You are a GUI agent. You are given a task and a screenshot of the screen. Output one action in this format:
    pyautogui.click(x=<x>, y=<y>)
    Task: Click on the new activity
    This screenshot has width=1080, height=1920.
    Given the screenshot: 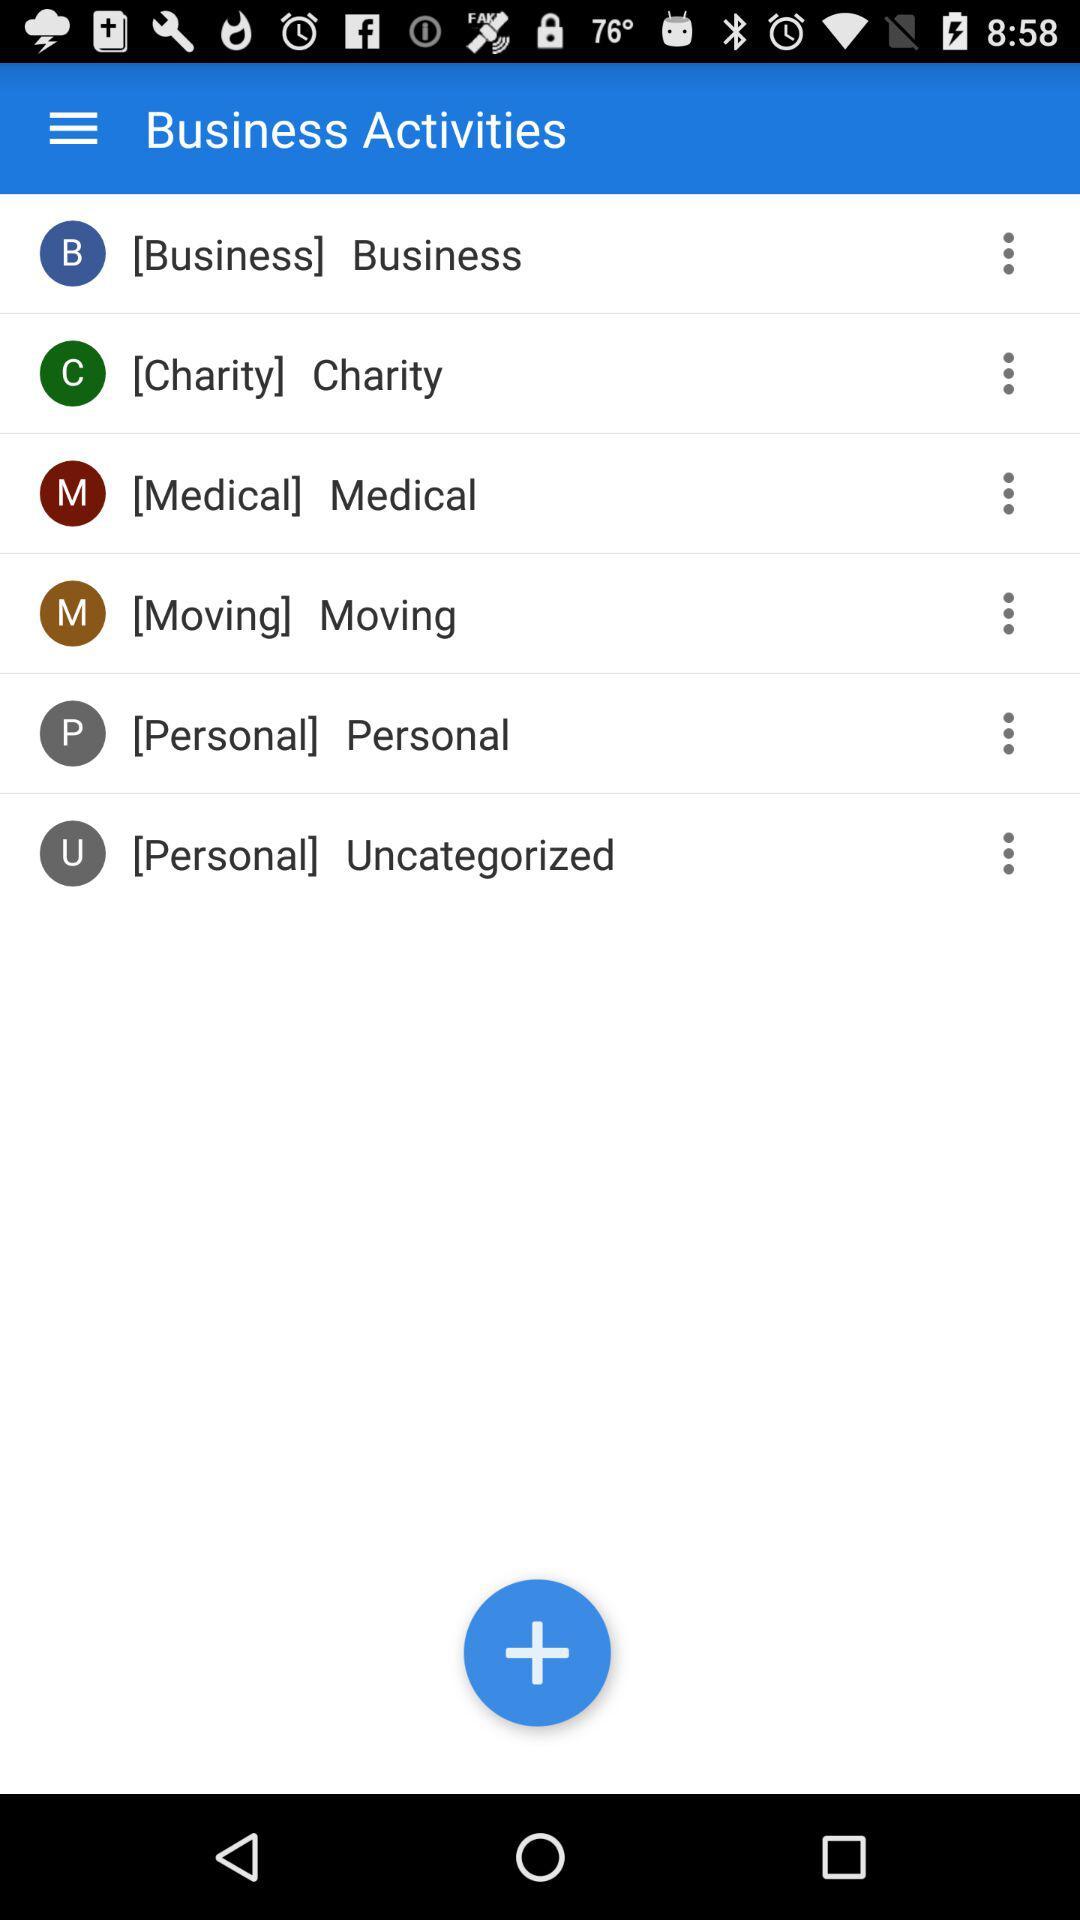 What is the action you would take?
    pyautogui.click(x=540, y=1657)
    